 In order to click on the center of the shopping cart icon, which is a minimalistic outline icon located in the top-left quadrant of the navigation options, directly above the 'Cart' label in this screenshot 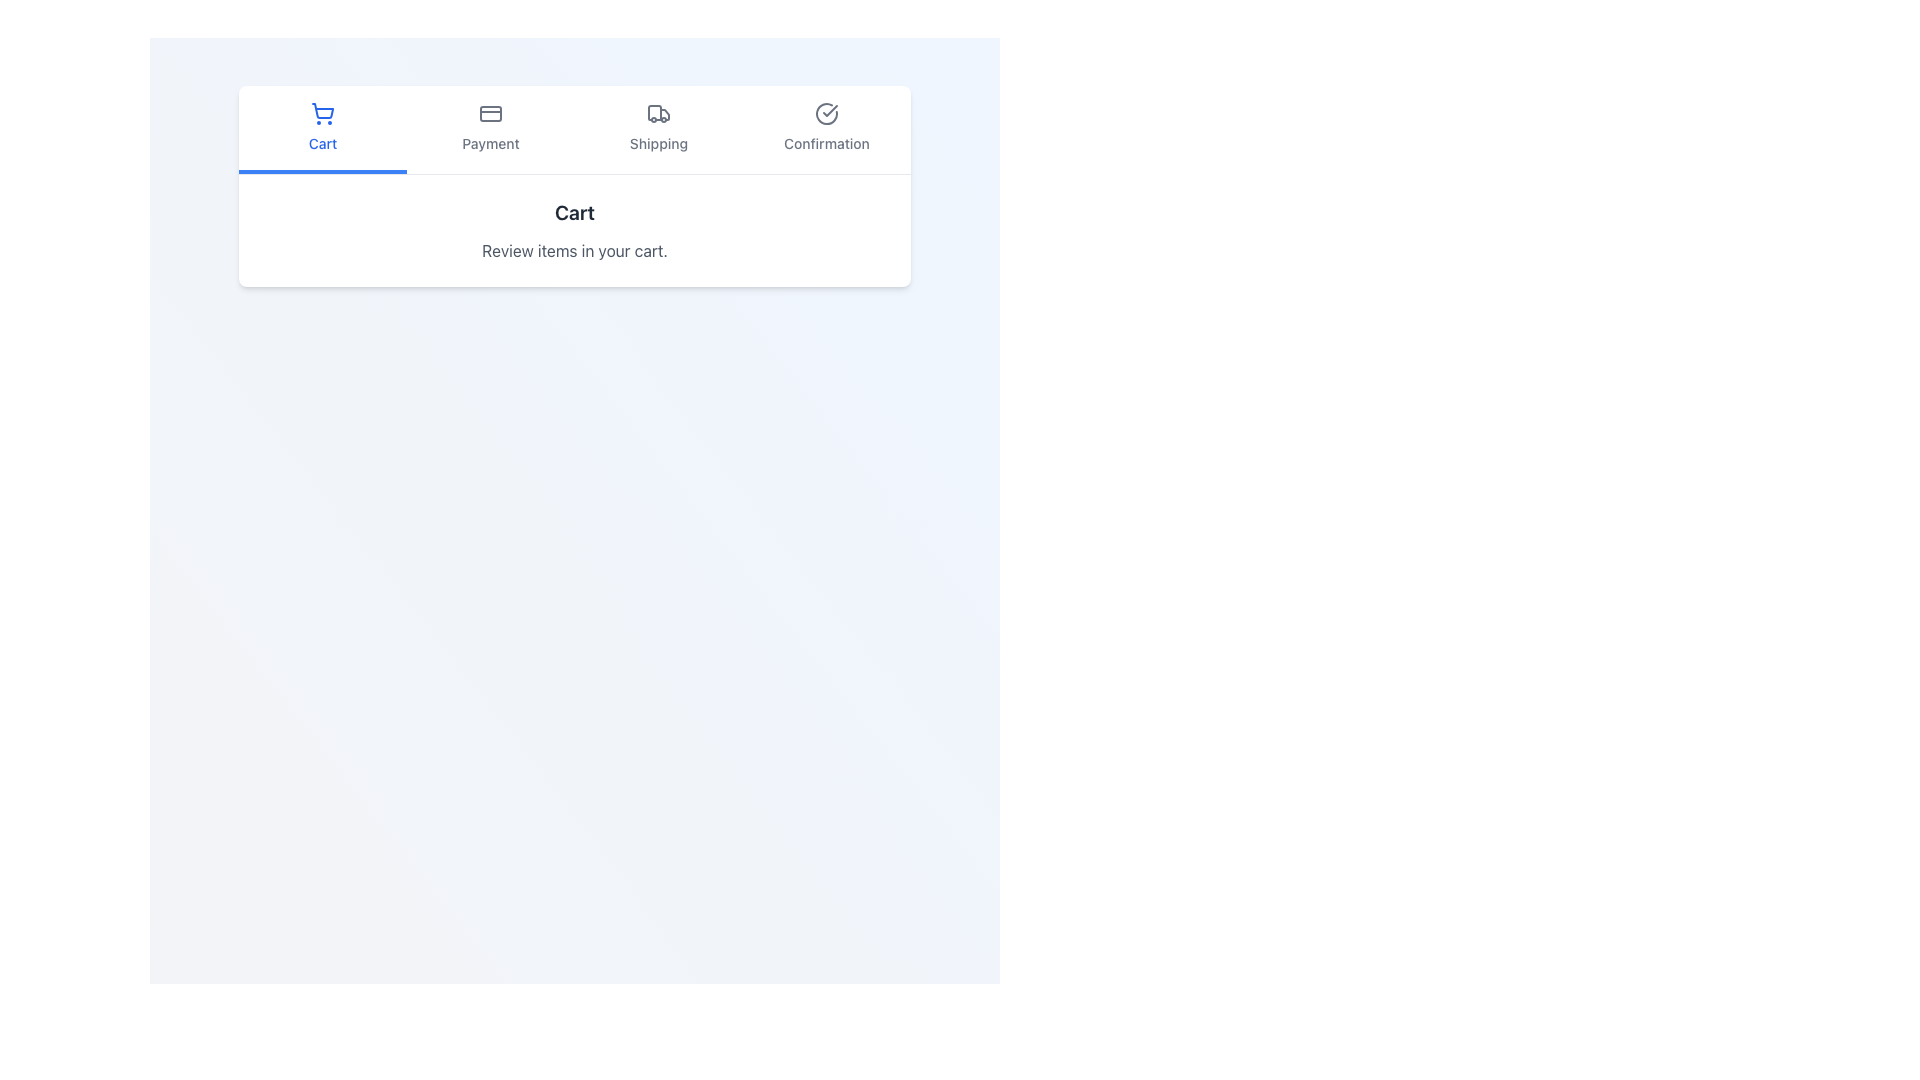, I will do `click(322, 114)`.